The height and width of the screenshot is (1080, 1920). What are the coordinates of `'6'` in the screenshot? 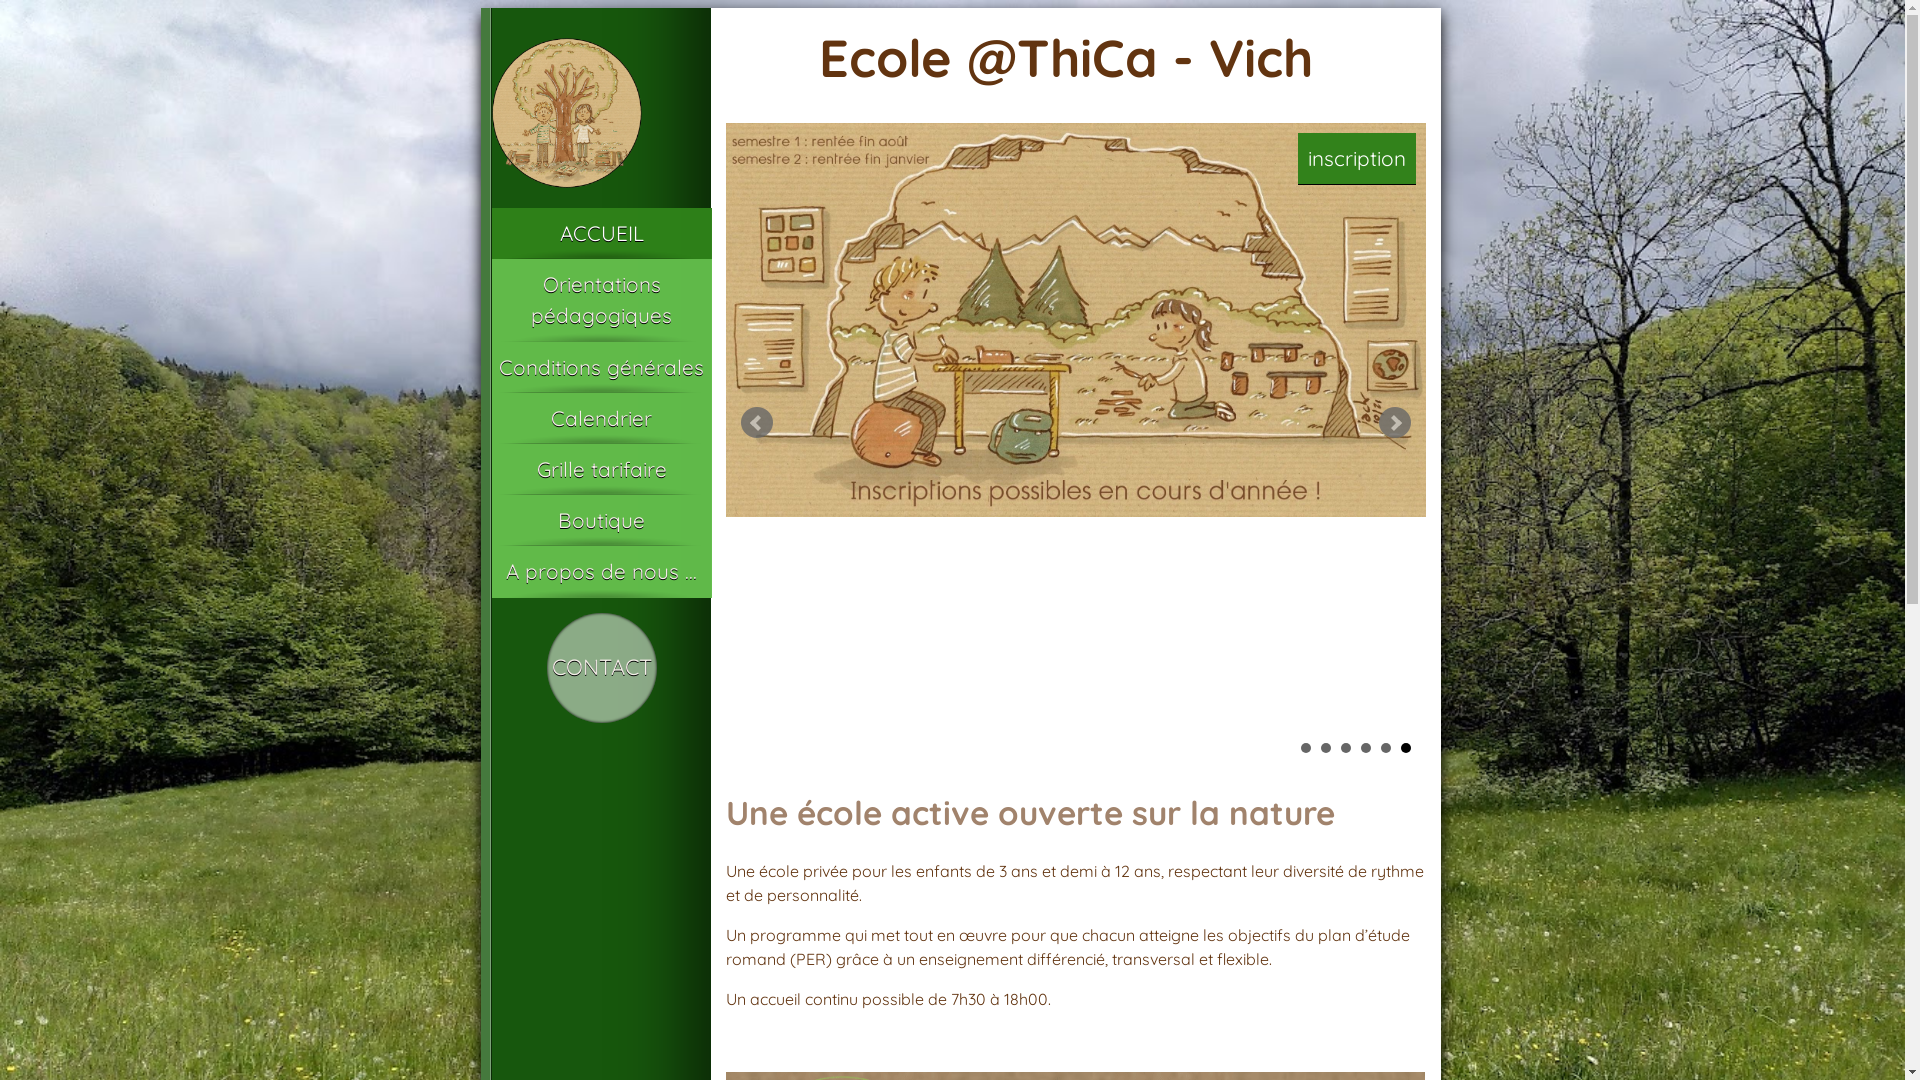 It's located at (1404, 748).